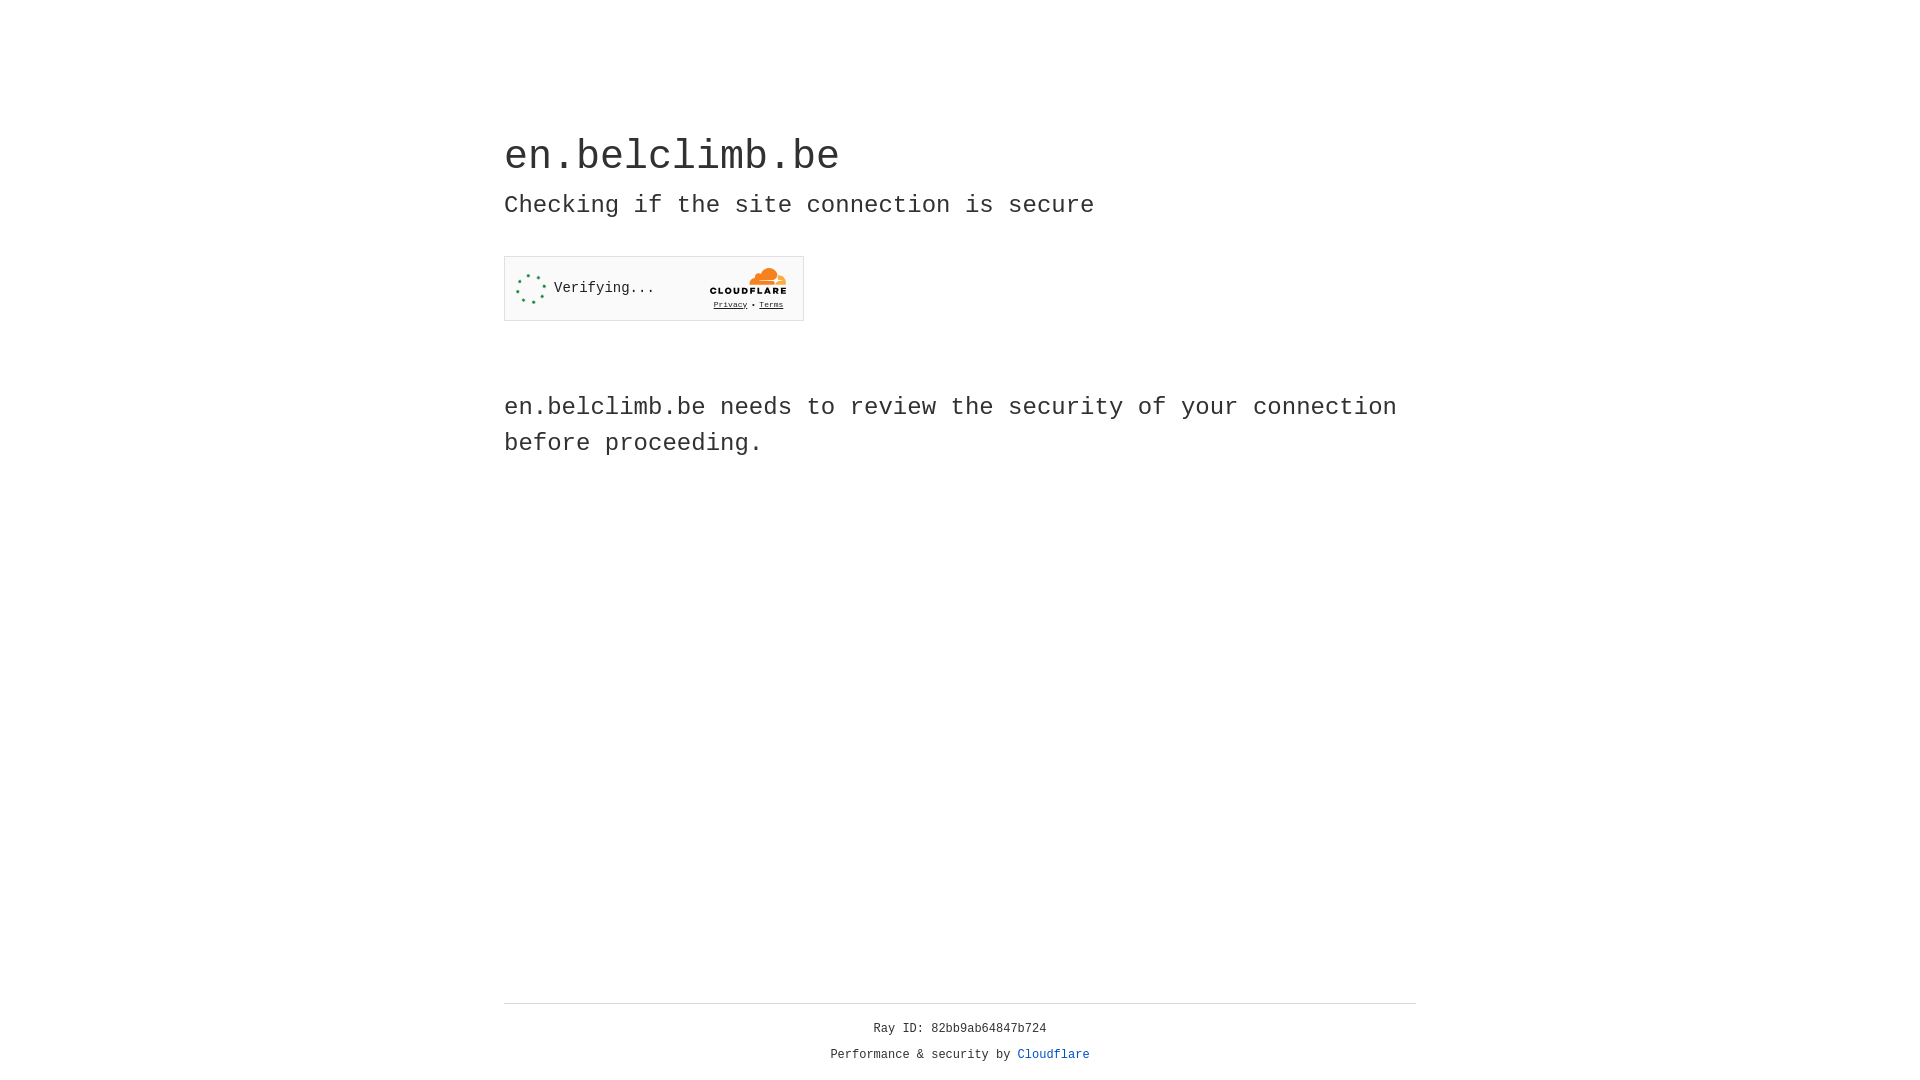 This screenshot has width=1920, height=1080. I want to click on 'Widget containing a Cloudflare security challenge', so click(653, 288).